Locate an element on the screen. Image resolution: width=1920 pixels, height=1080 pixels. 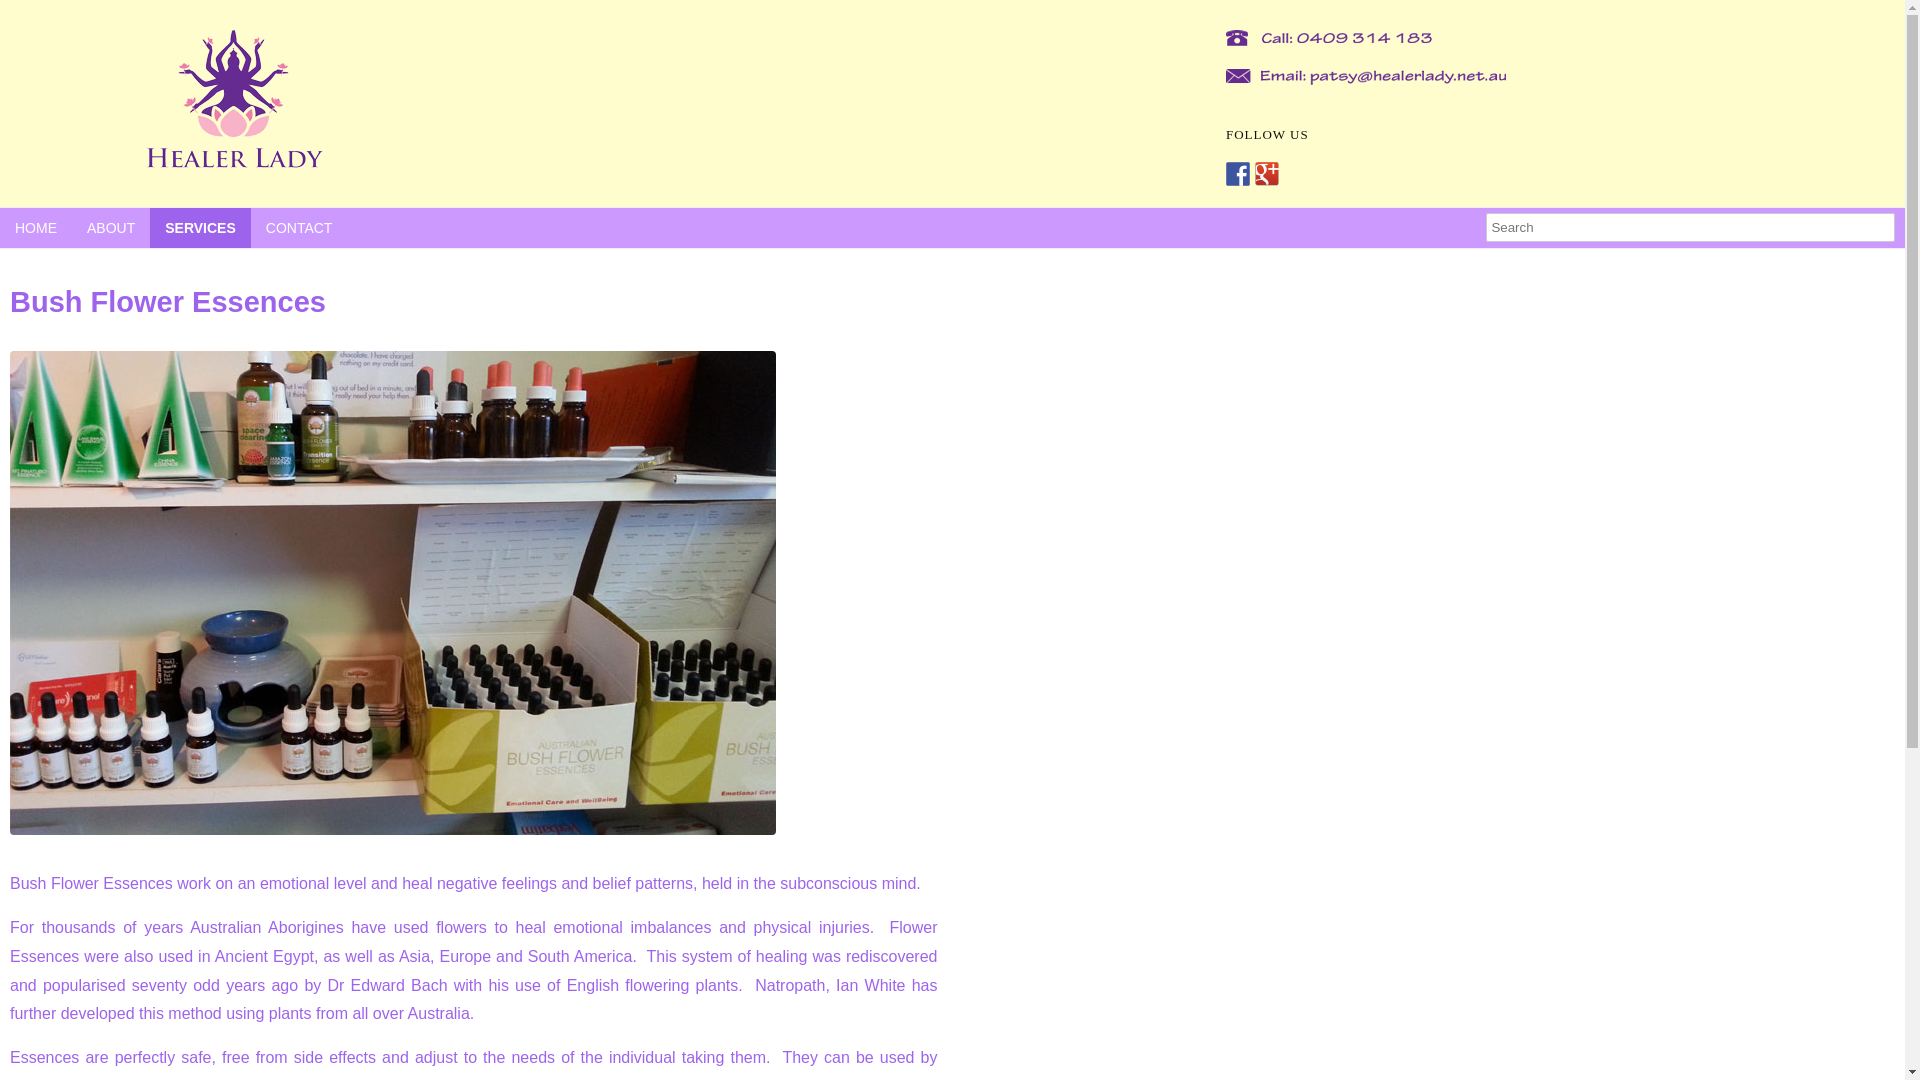
'Call' is located at coordinates (1324, 38).